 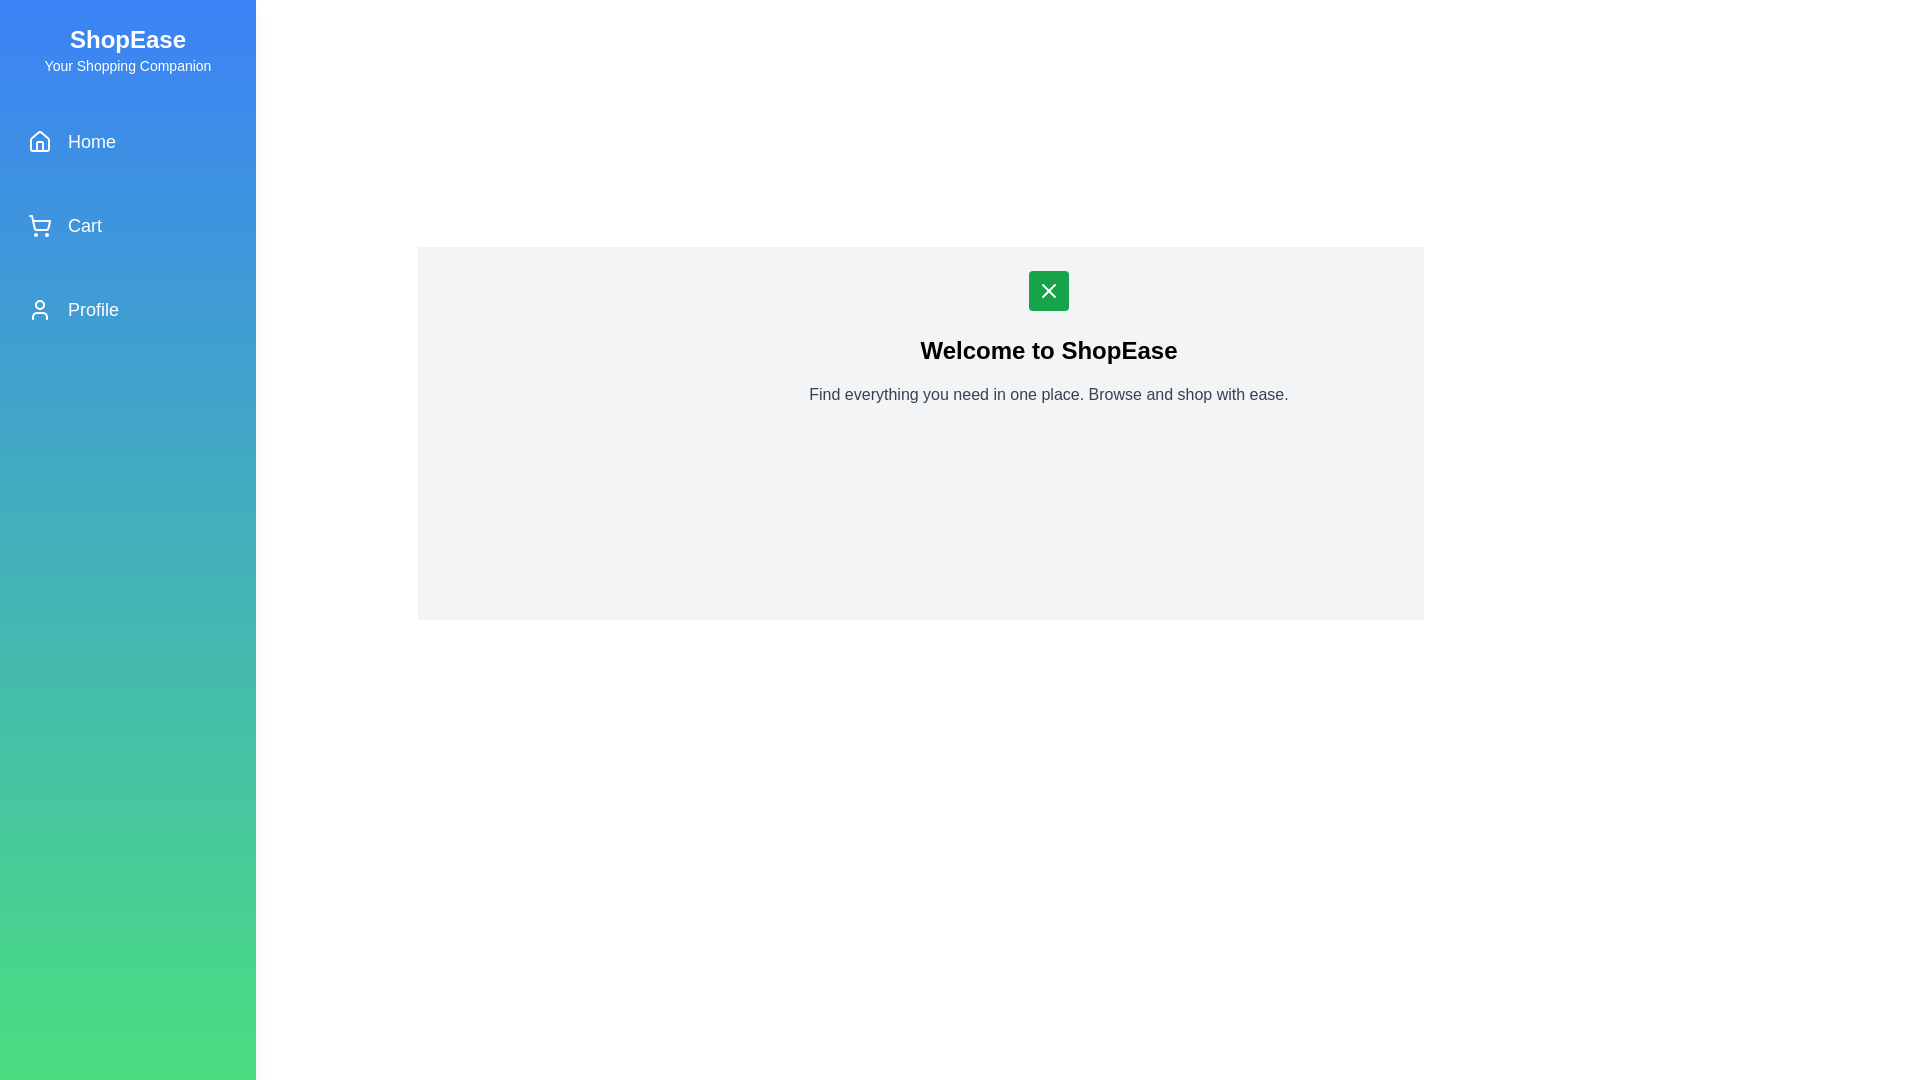 What do you see at coordinates (127, 64) in the screenshot?
I see `the text label providing a subtitle or descriptive tagline associated with 'ShopEase', located directly below the 'ShopEase' header in the sidebar area` at bounding box center [127, 64].